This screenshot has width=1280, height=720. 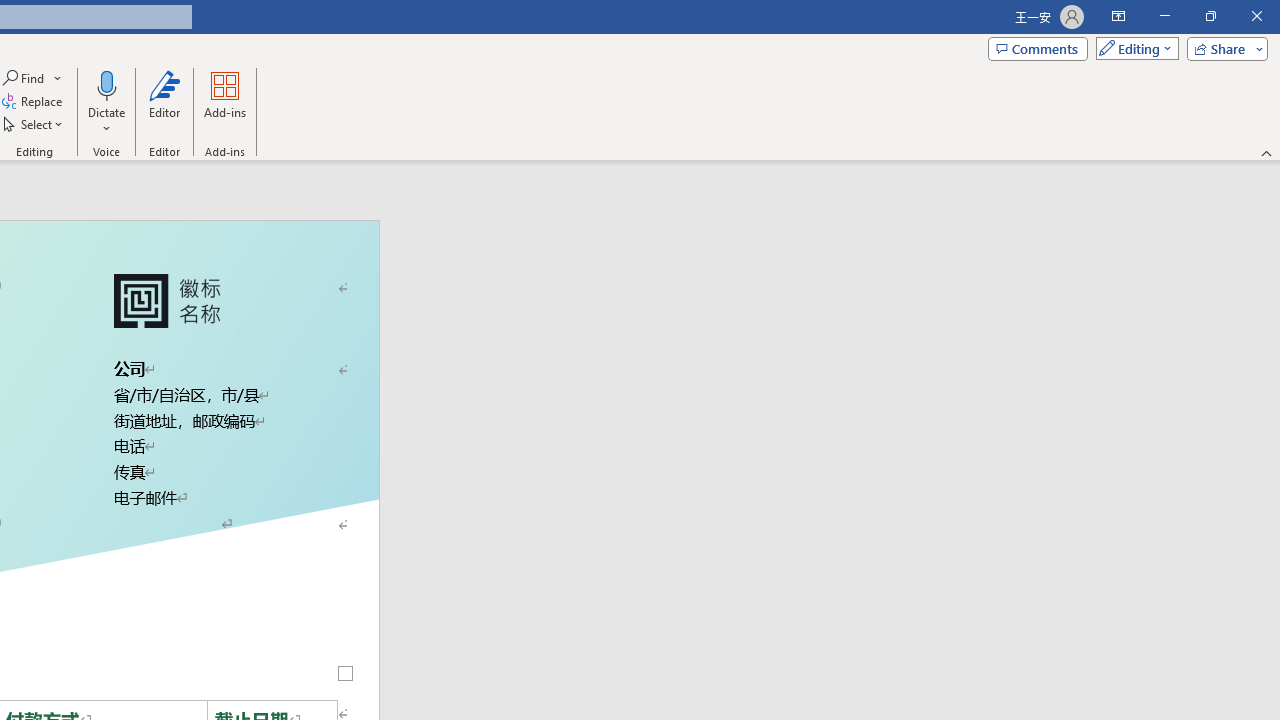 I want to click on 'More Options', so click(x=105, y=121).